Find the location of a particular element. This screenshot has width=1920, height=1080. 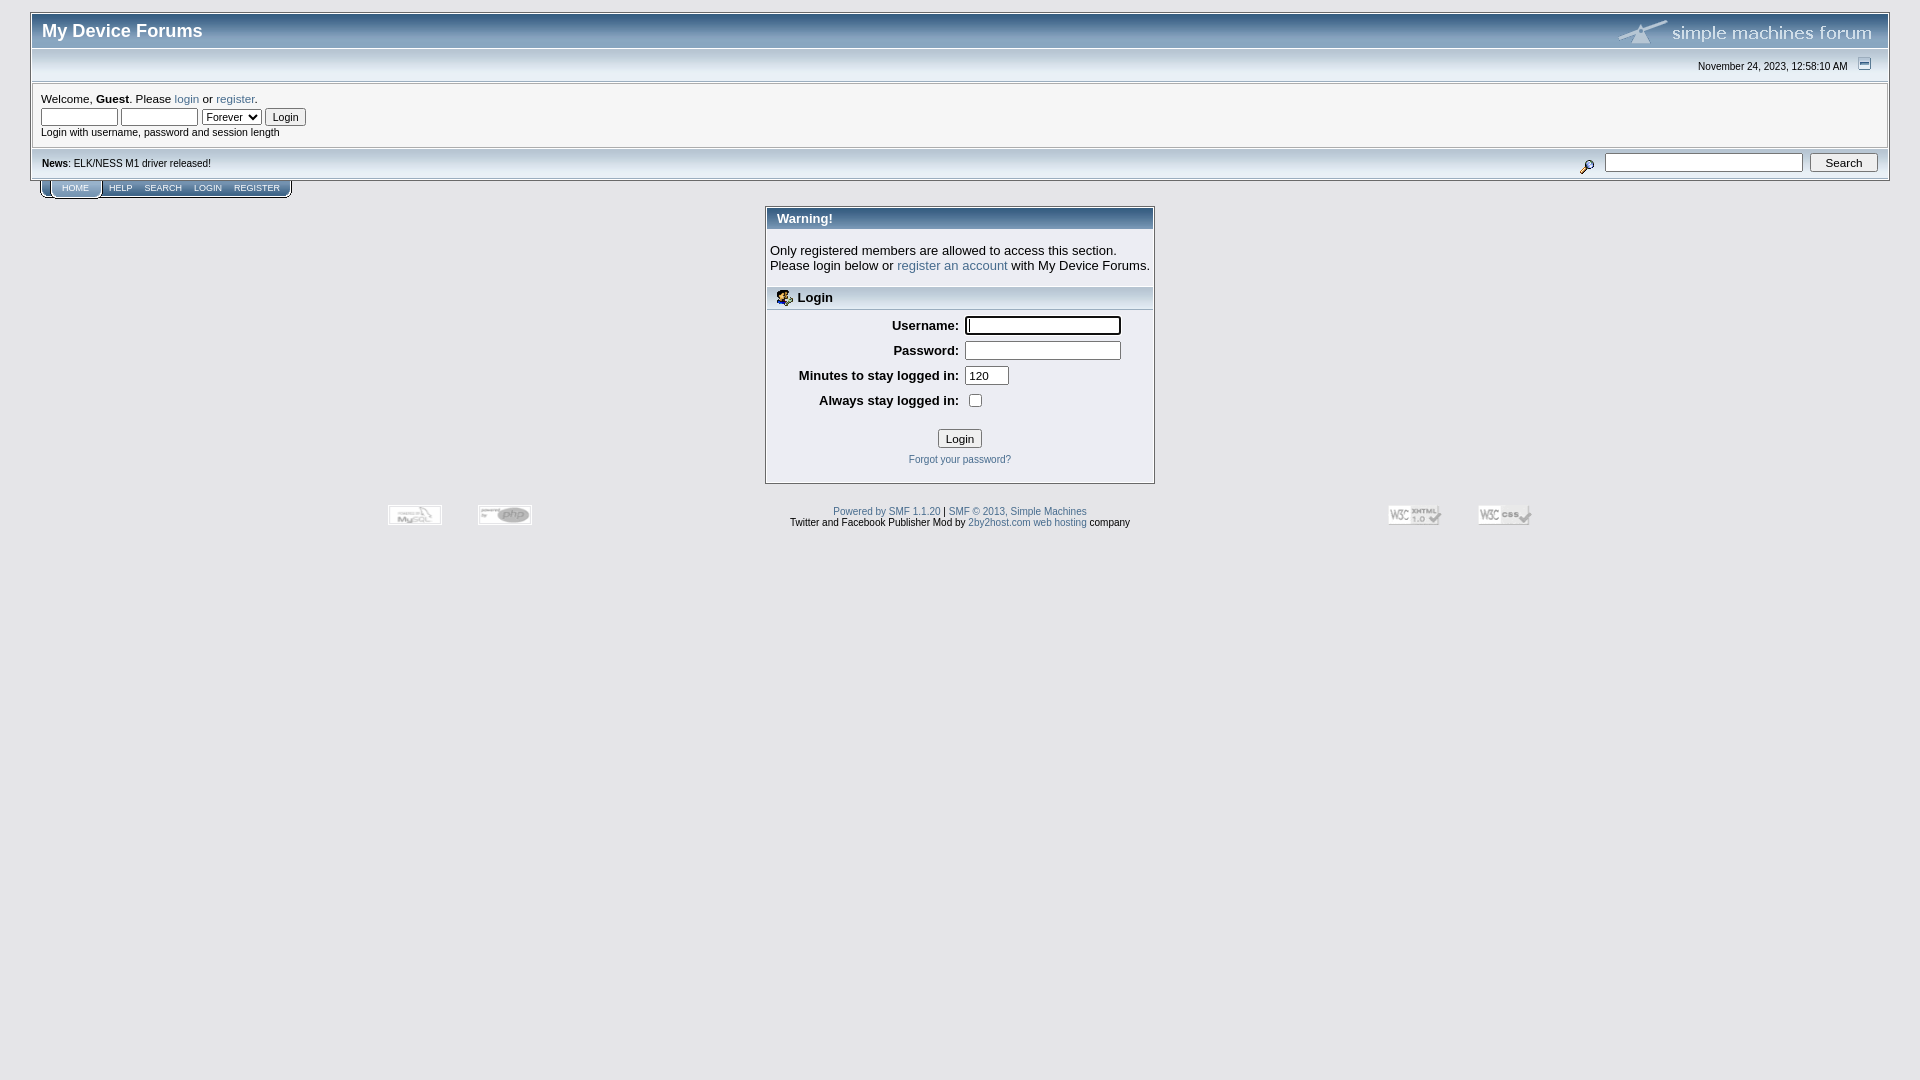

'REGISTER' is located at coordinates (256, 188).